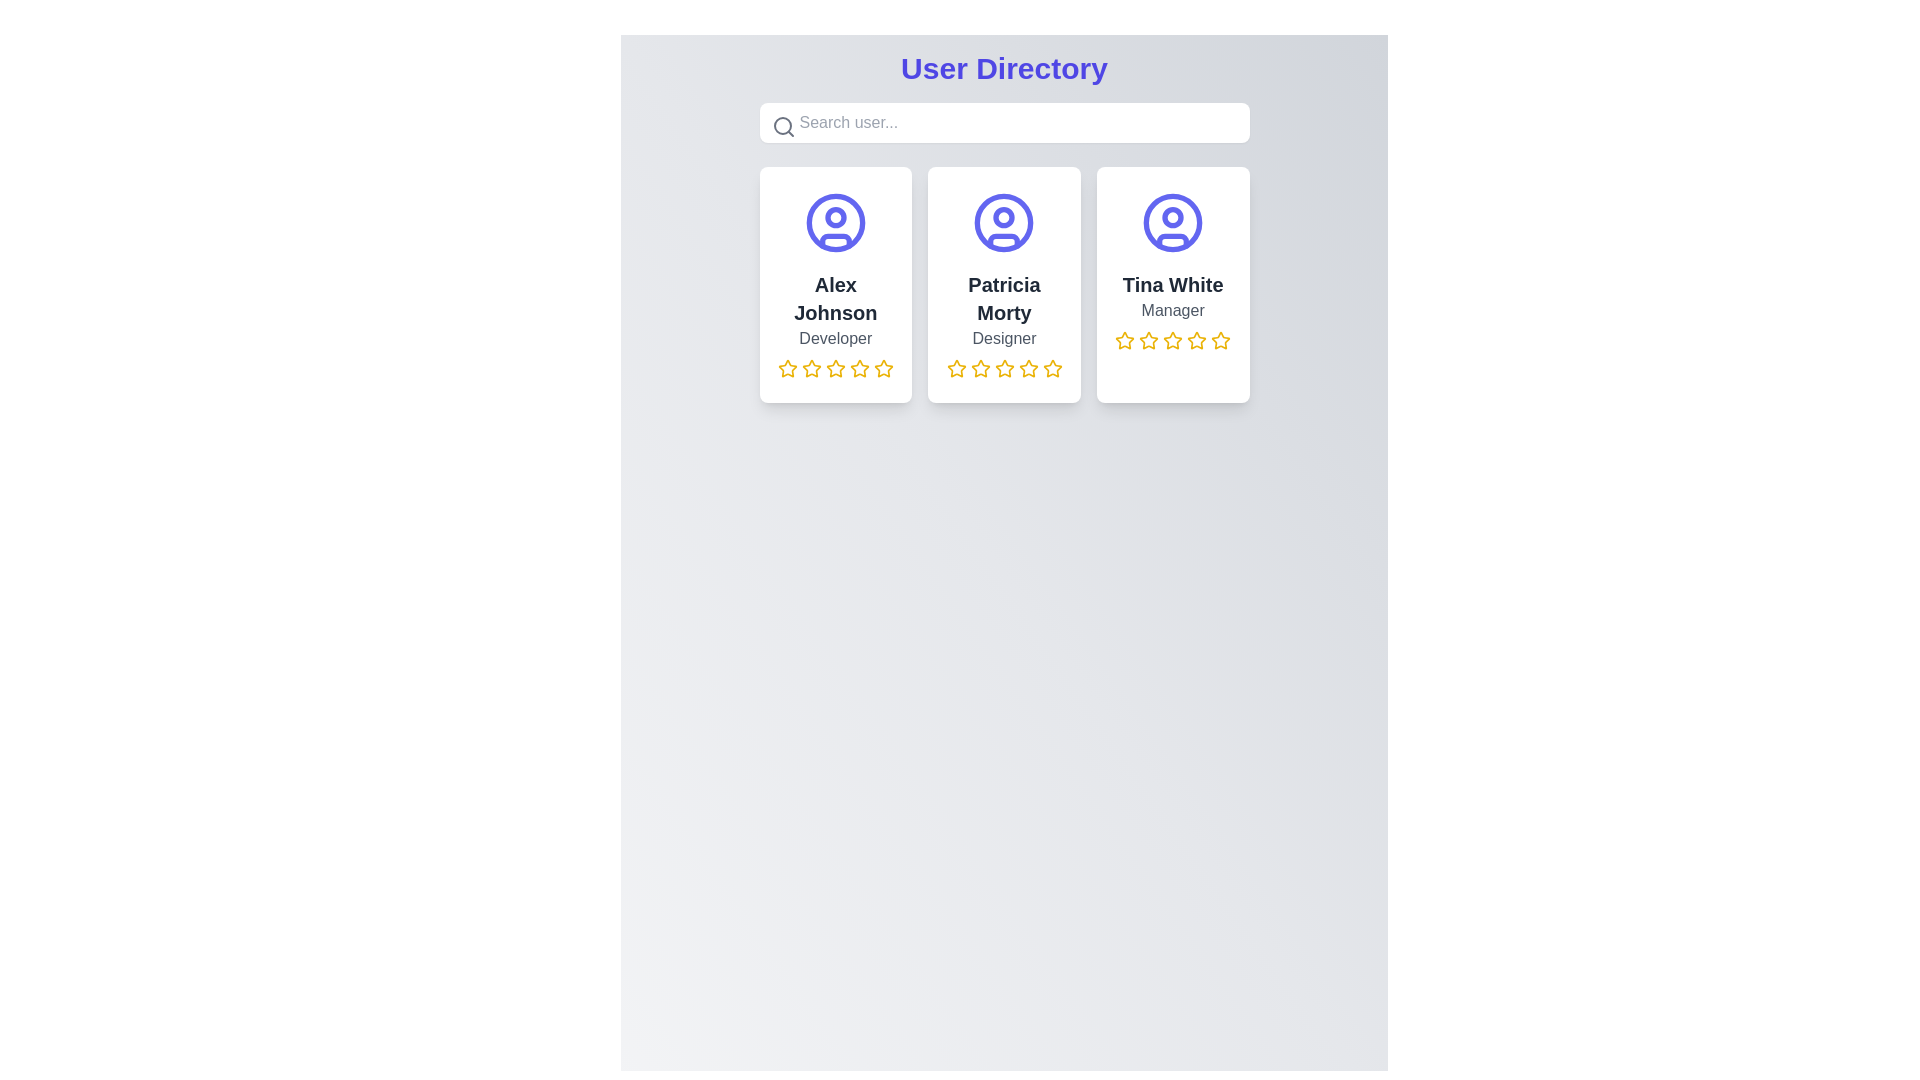 This screenshot has height=1080, width=1920. I want to click on the third star icon in the rating component below the user card for Tina White to set a 3-star rating, so click(1149, 339).